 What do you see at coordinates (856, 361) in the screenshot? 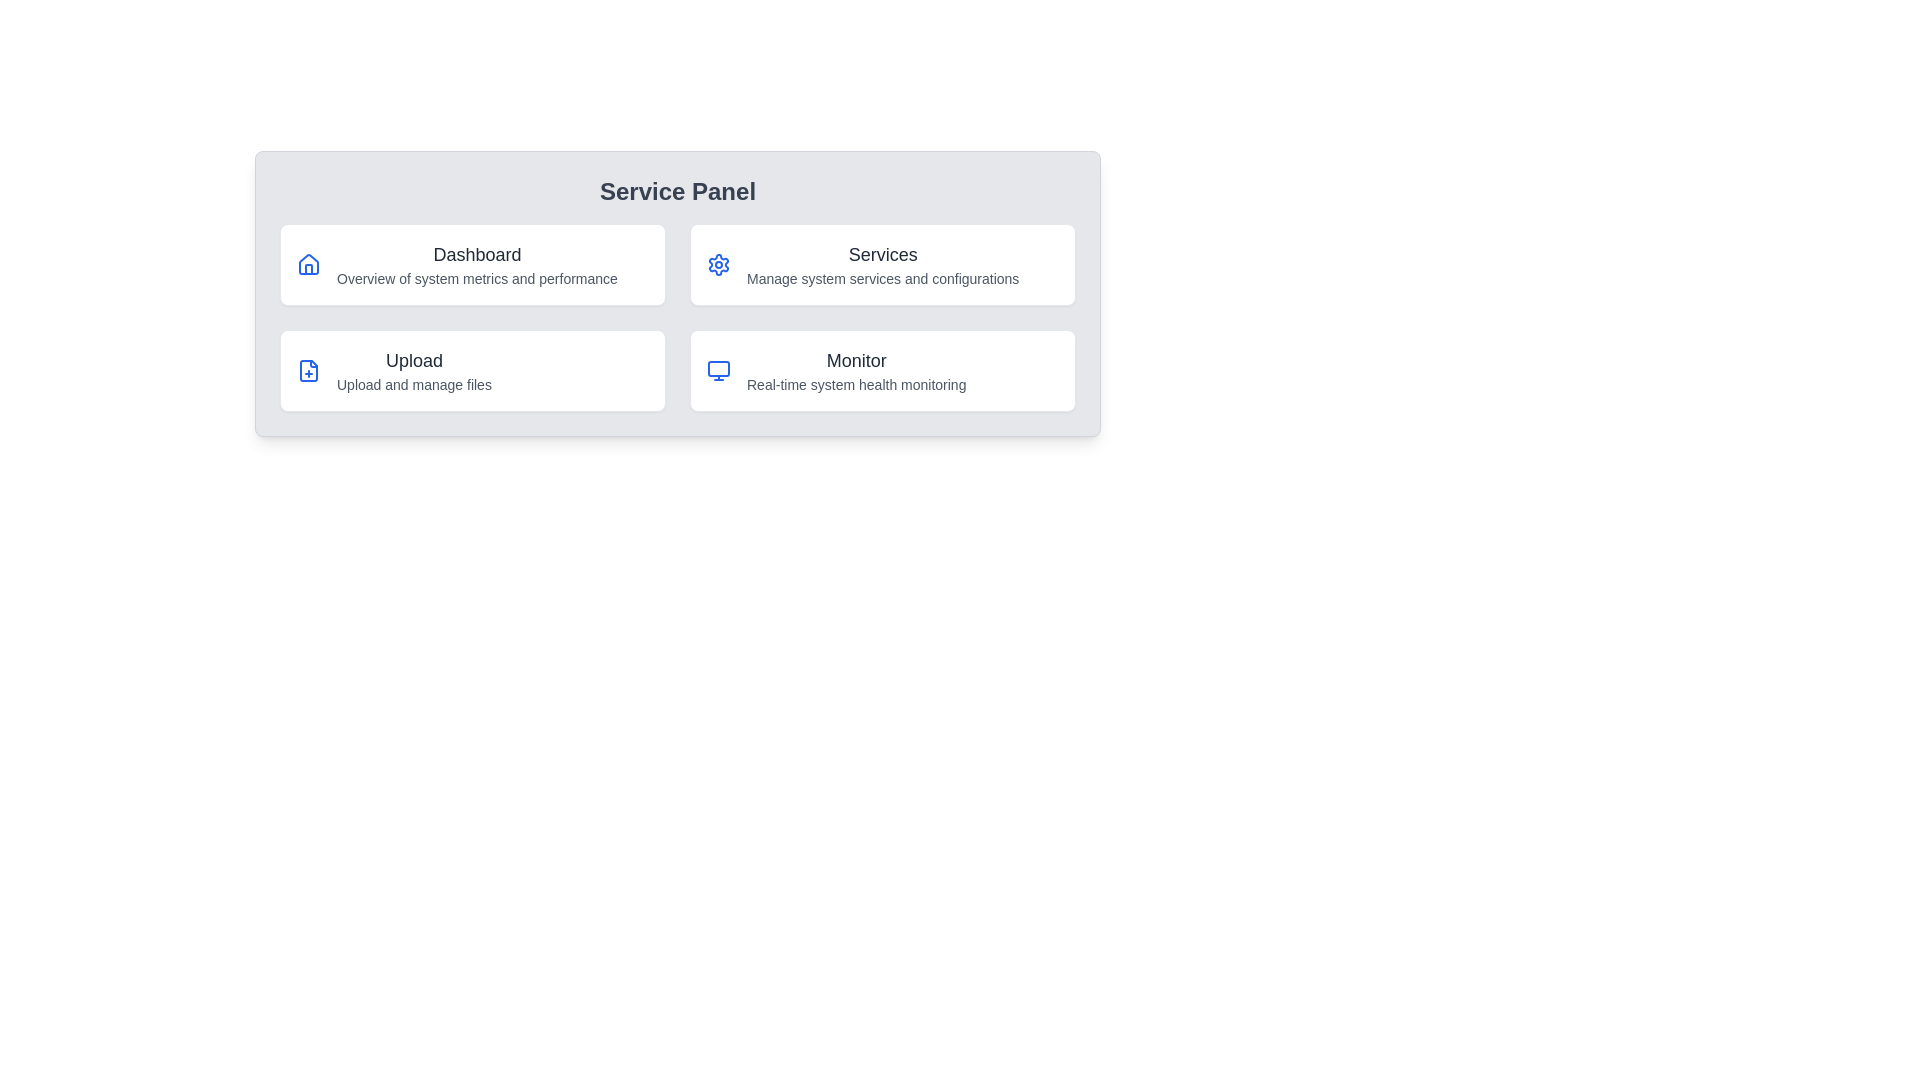
I see `the text label displaying 'Monitor'` at bounding box center [856, 361].